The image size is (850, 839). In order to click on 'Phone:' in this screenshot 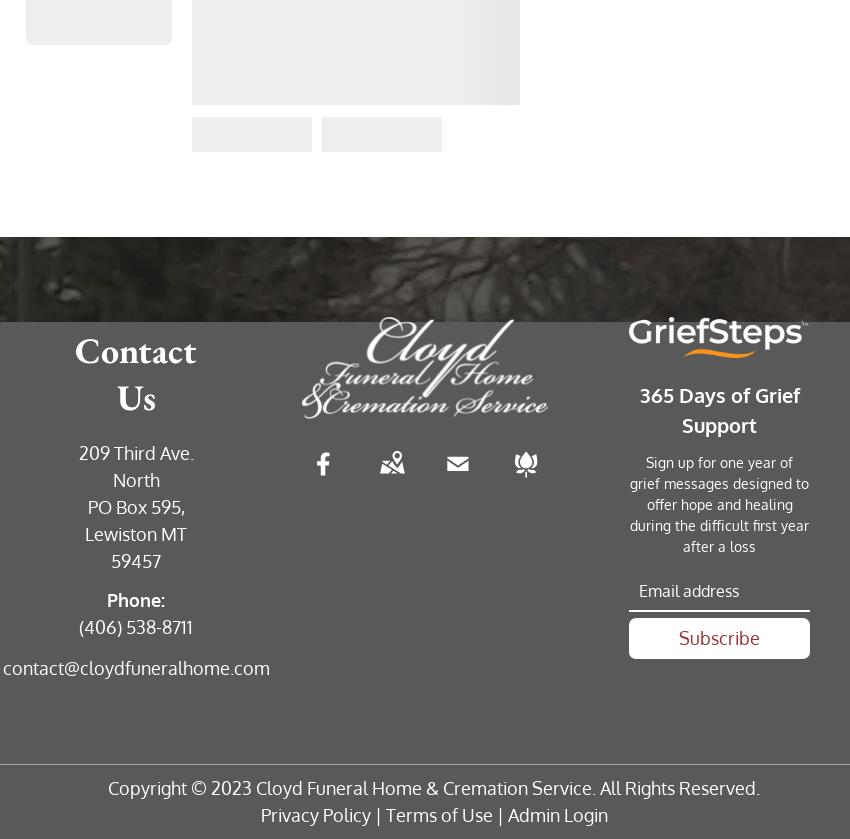, I will do `click(136, 598)`.